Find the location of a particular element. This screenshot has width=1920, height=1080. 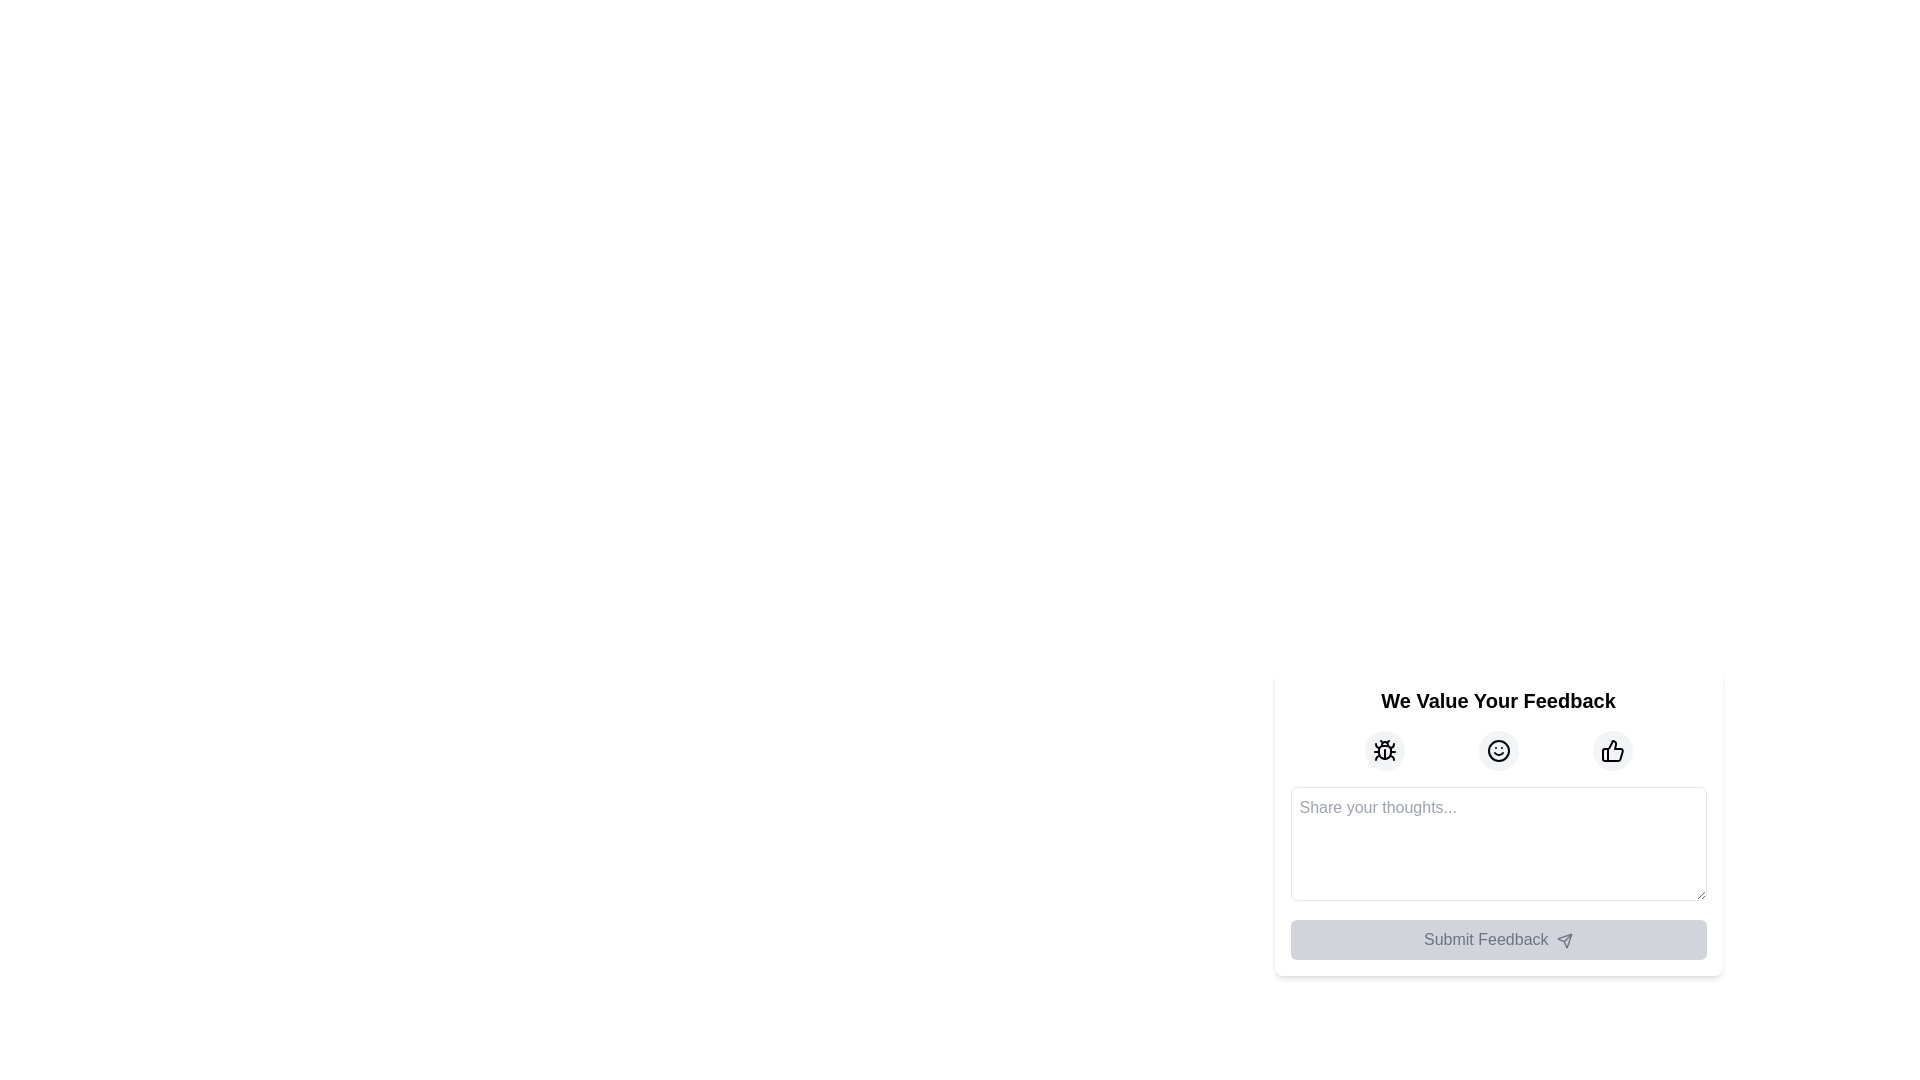

the circular graphic element that represents a face, located in the second icon from the left in a group of three icons at the top of the feedback form is located at coordinates (1498, 751).